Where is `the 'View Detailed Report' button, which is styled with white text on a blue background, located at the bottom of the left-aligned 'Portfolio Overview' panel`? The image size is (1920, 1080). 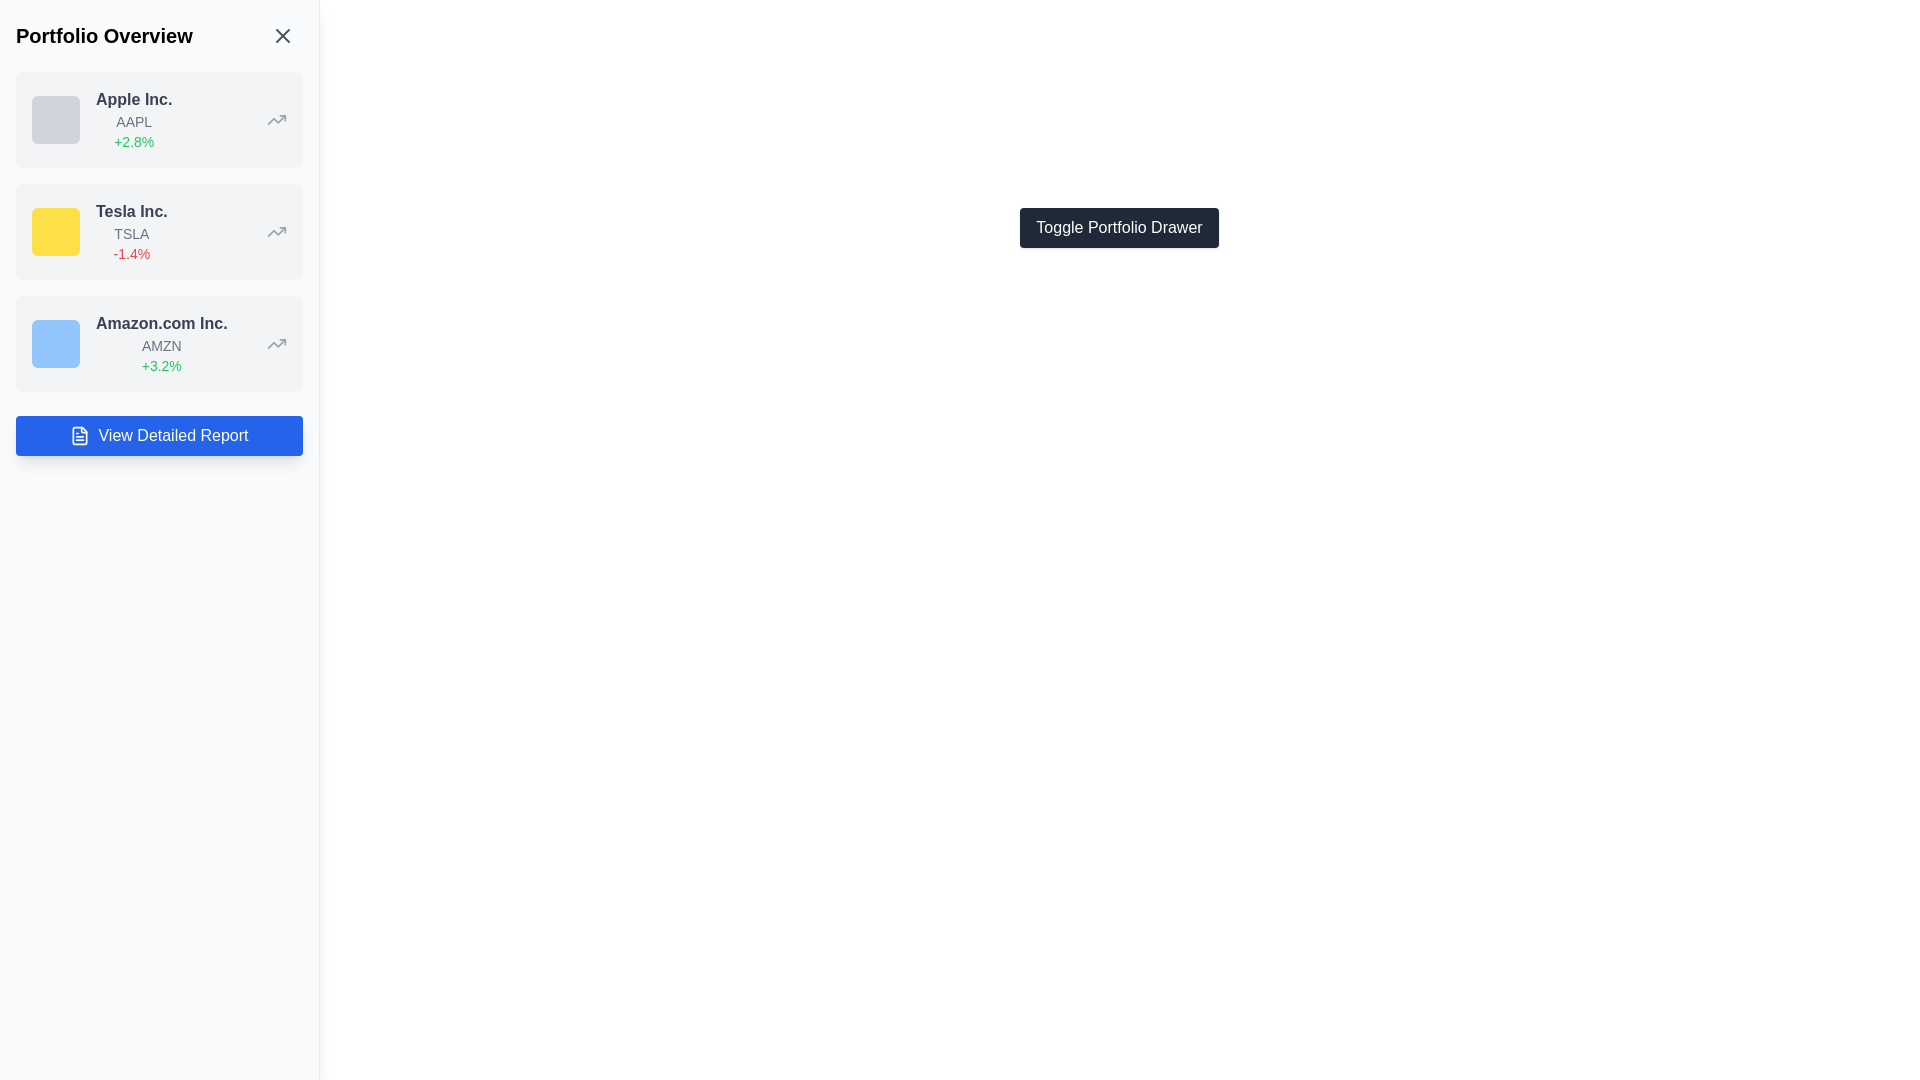
the 'View Detailed Report' button, which is styled with white text on a blue background, located at the bottom of the left-aligned 'Portfolio Overview' panel is located at coordinates (173, 434).